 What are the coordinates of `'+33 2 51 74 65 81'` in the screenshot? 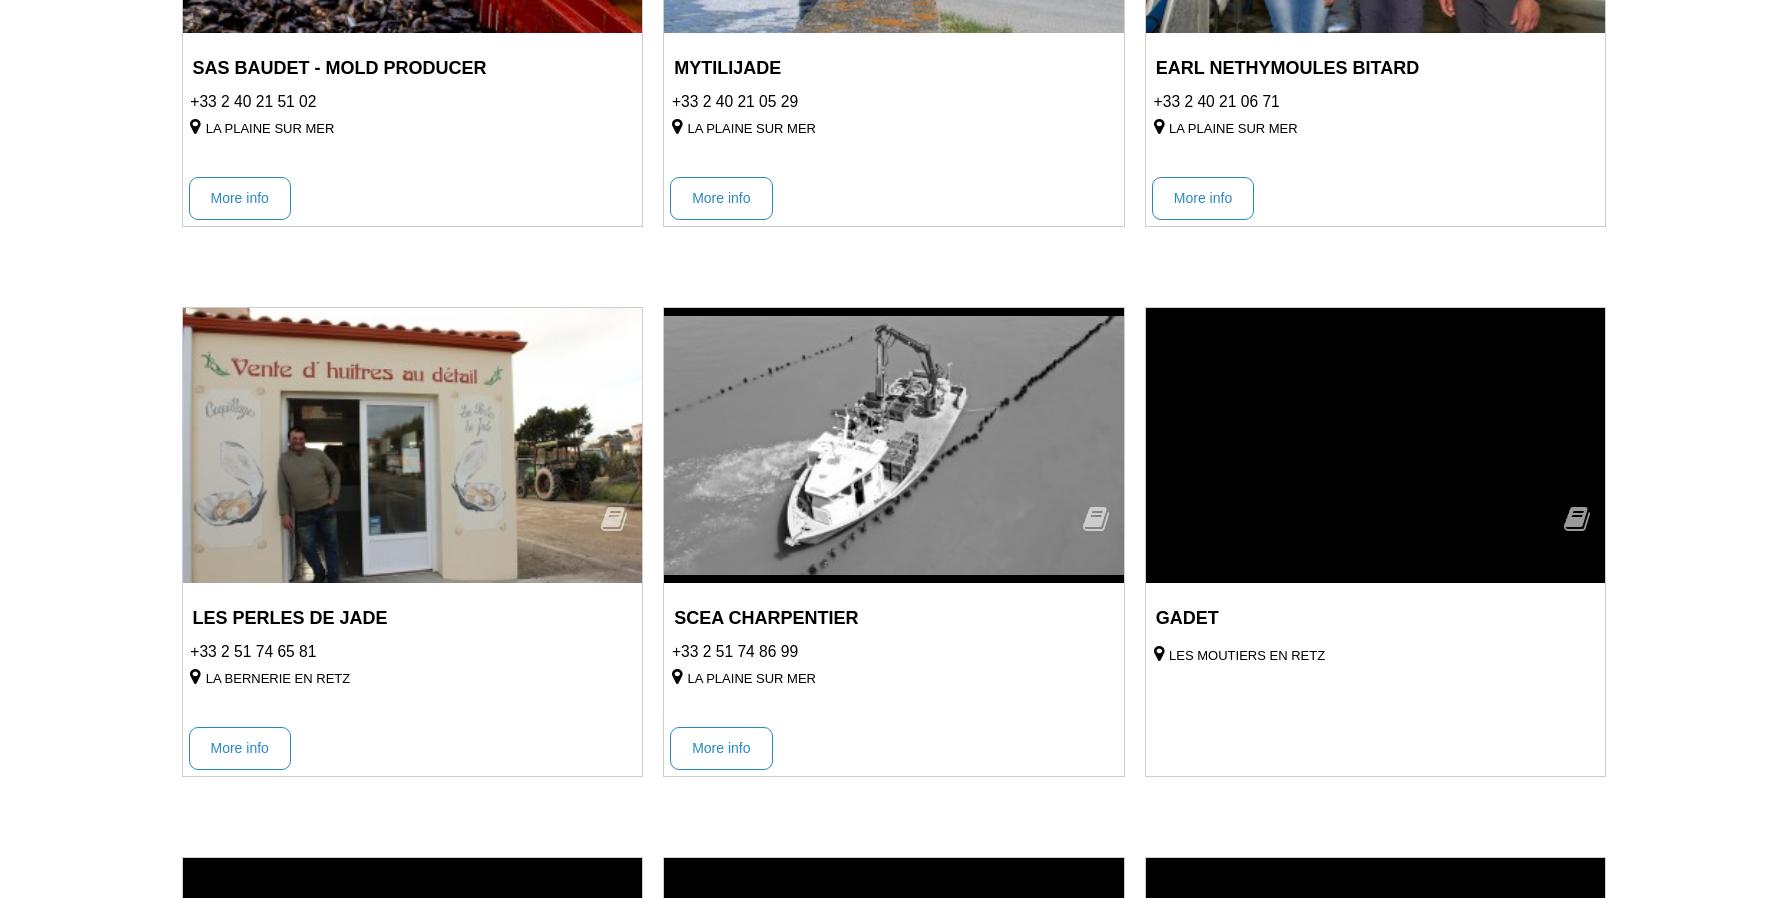 It's located at (252, 649).